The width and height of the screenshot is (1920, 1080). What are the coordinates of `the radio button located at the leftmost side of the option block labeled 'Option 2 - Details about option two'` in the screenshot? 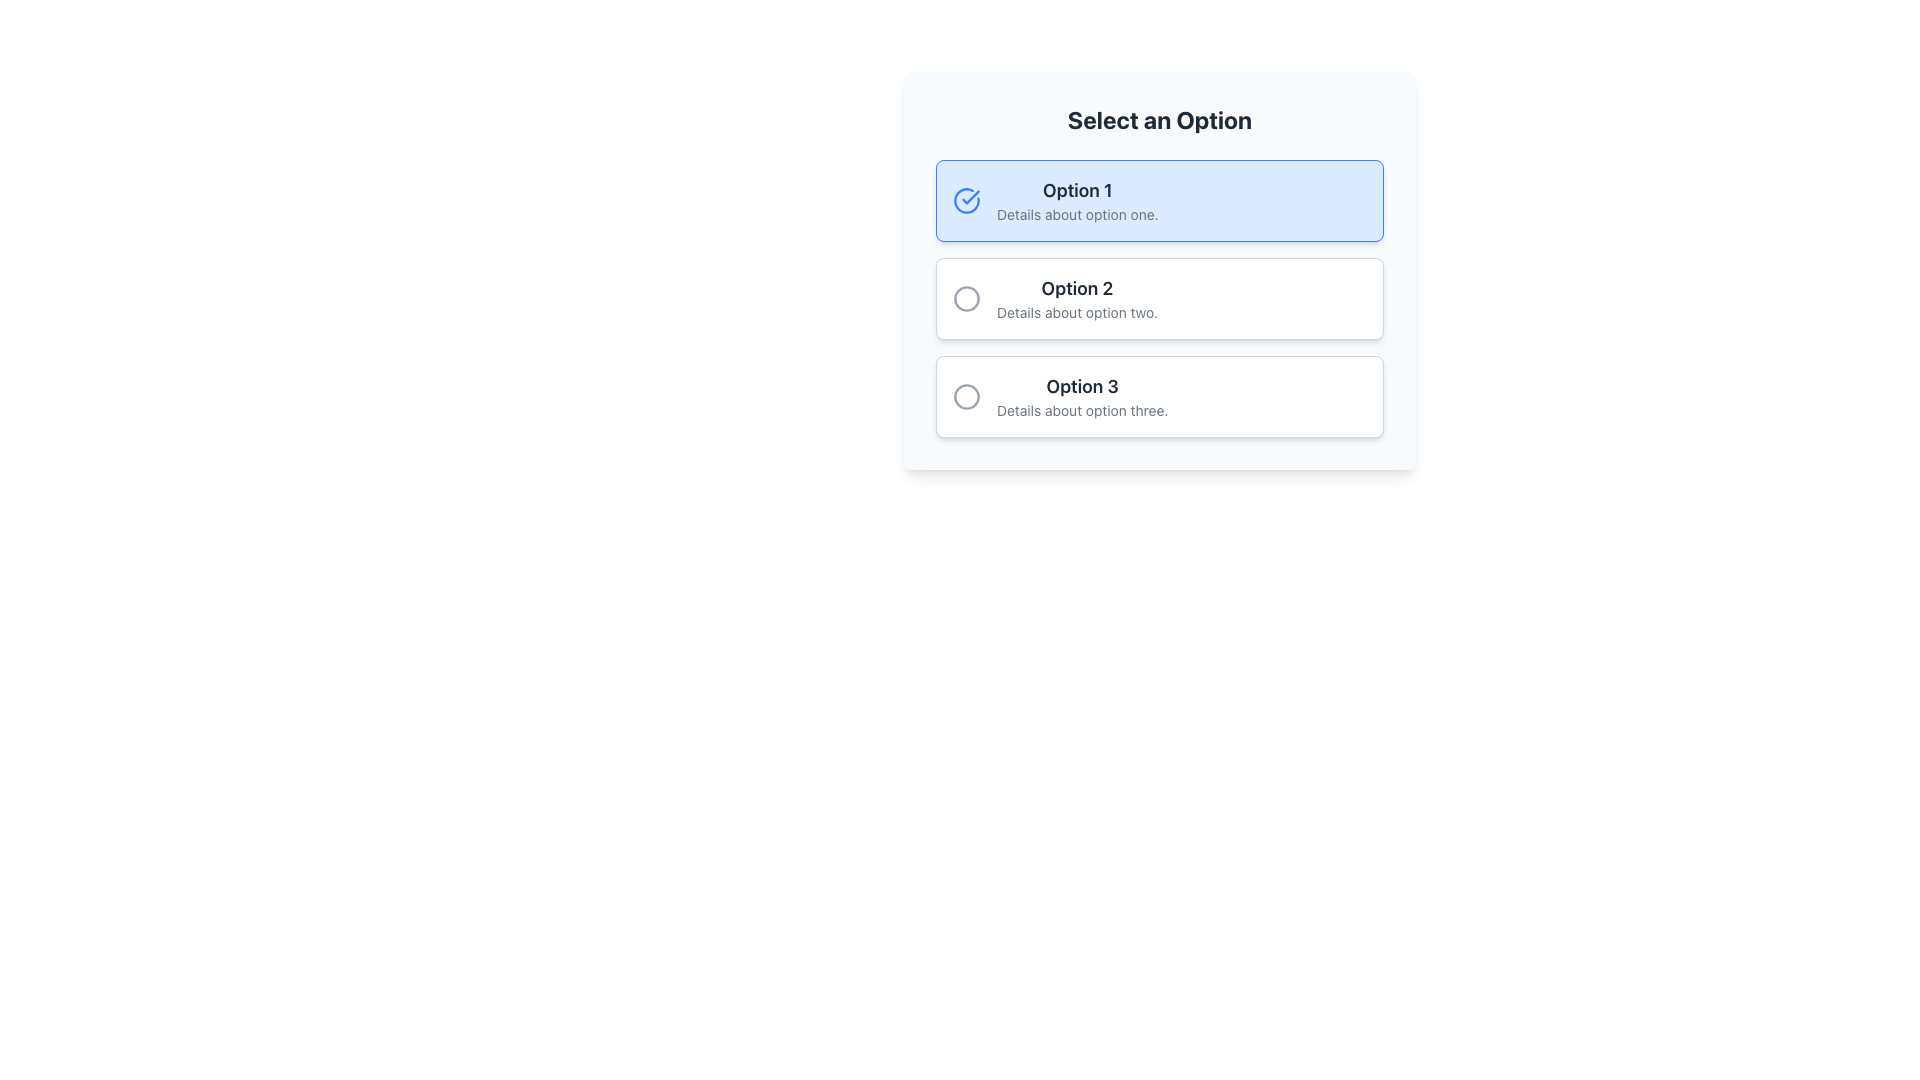 It's located at (966, 299).